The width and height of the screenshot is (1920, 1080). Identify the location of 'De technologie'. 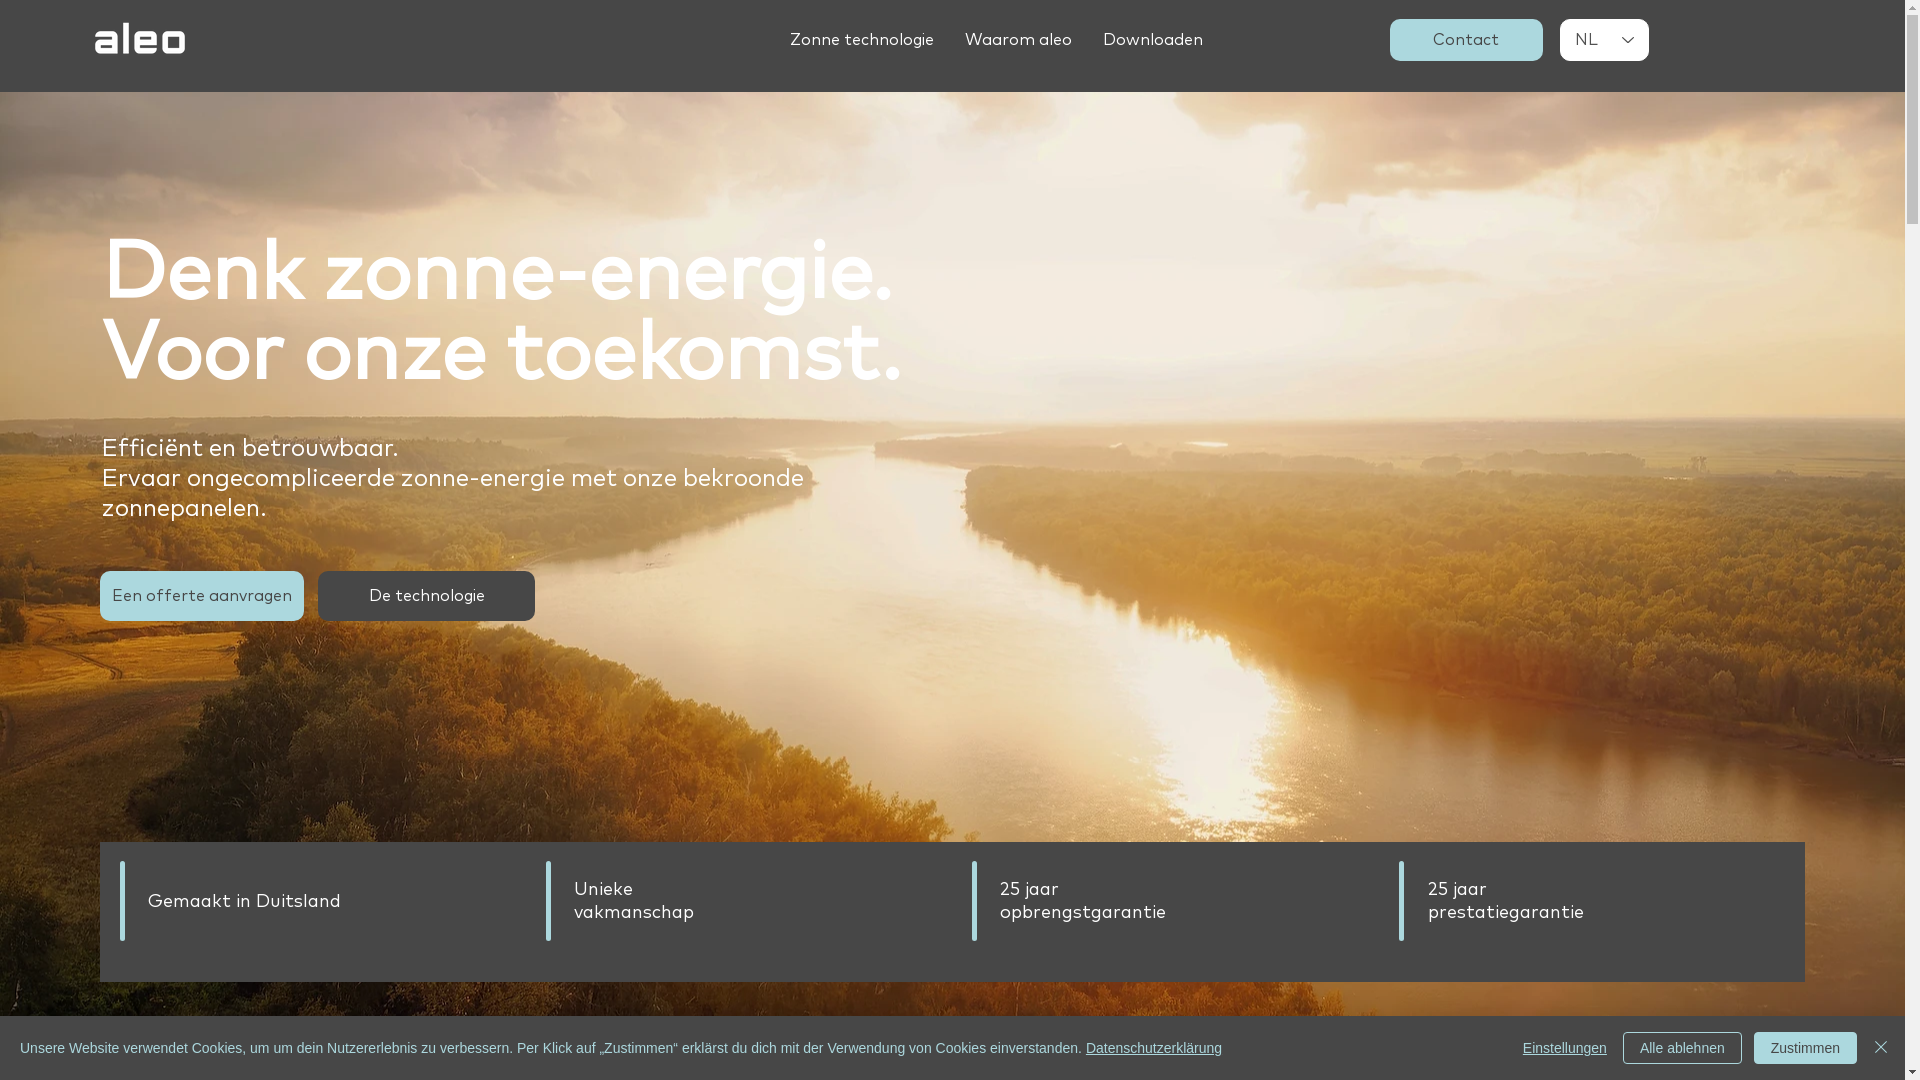
(425, 595).